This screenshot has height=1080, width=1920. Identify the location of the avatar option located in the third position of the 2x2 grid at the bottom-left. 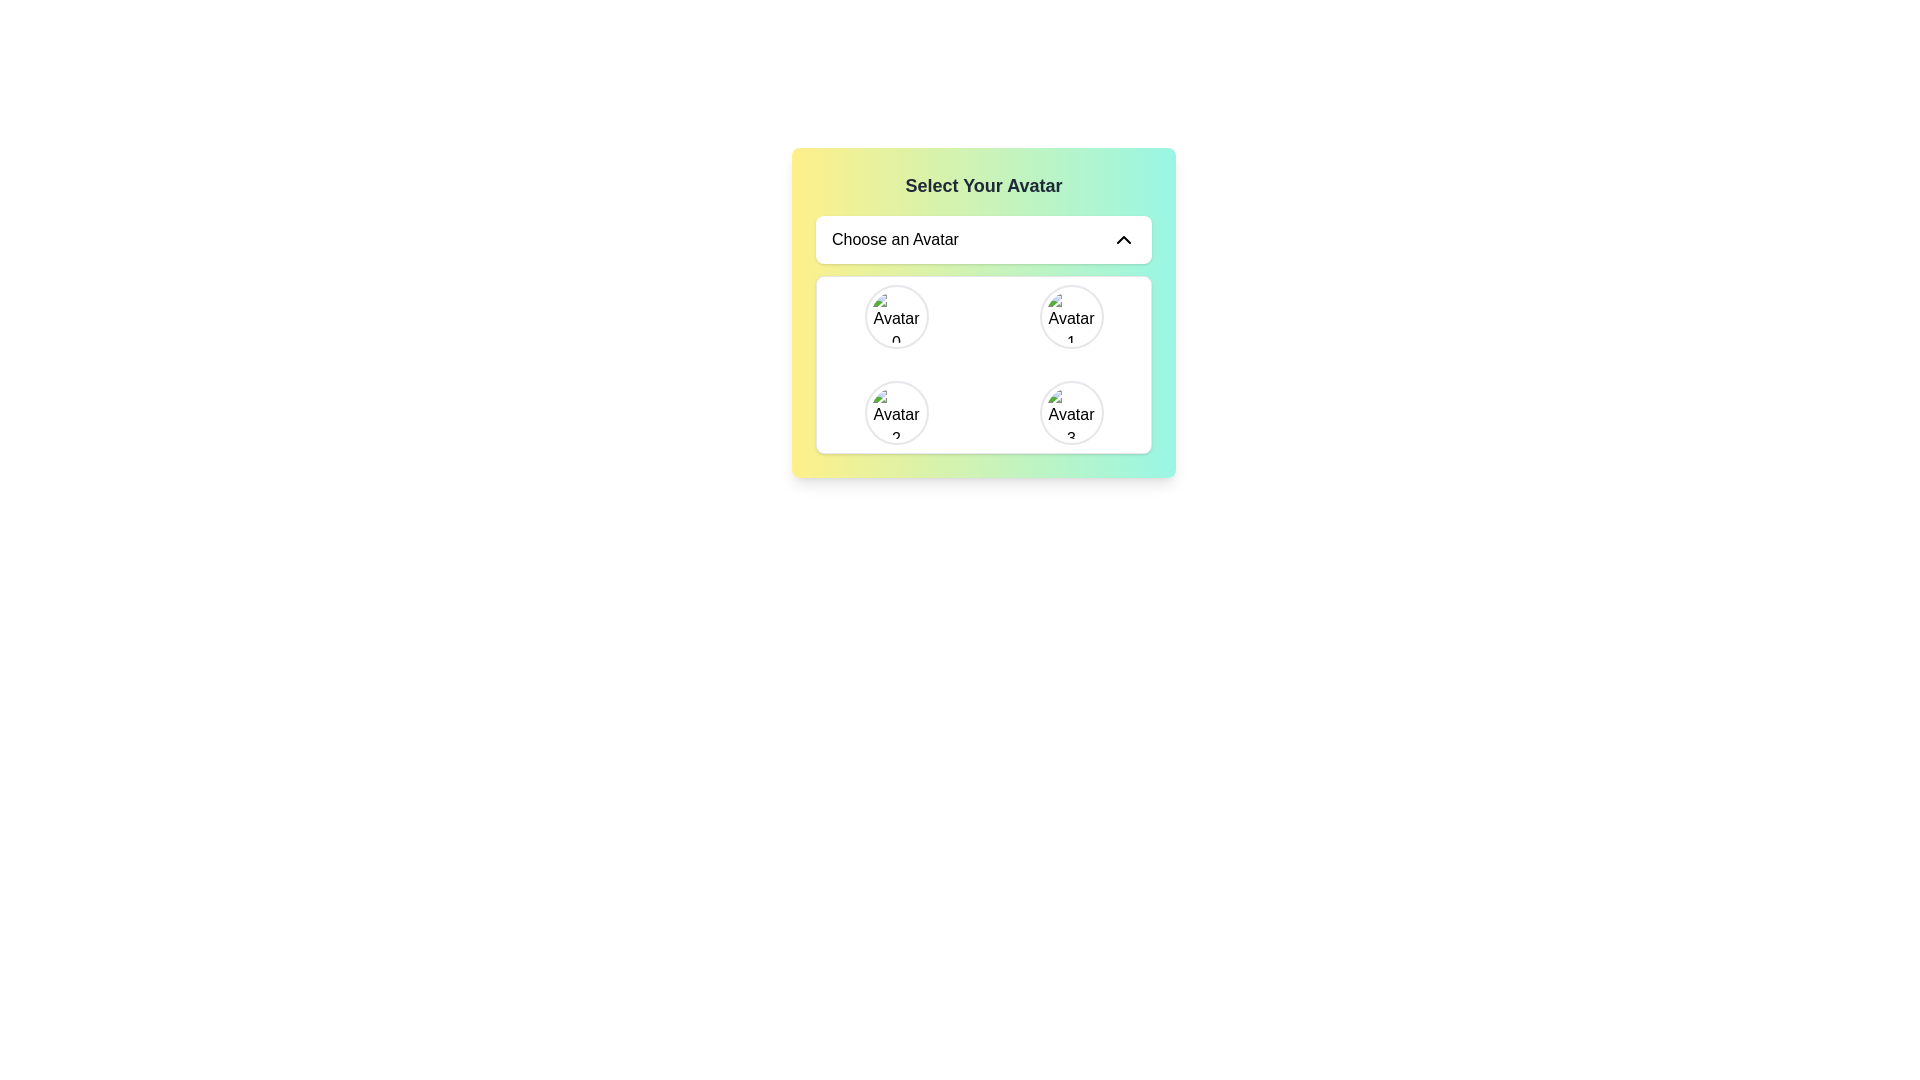
(895, 411).